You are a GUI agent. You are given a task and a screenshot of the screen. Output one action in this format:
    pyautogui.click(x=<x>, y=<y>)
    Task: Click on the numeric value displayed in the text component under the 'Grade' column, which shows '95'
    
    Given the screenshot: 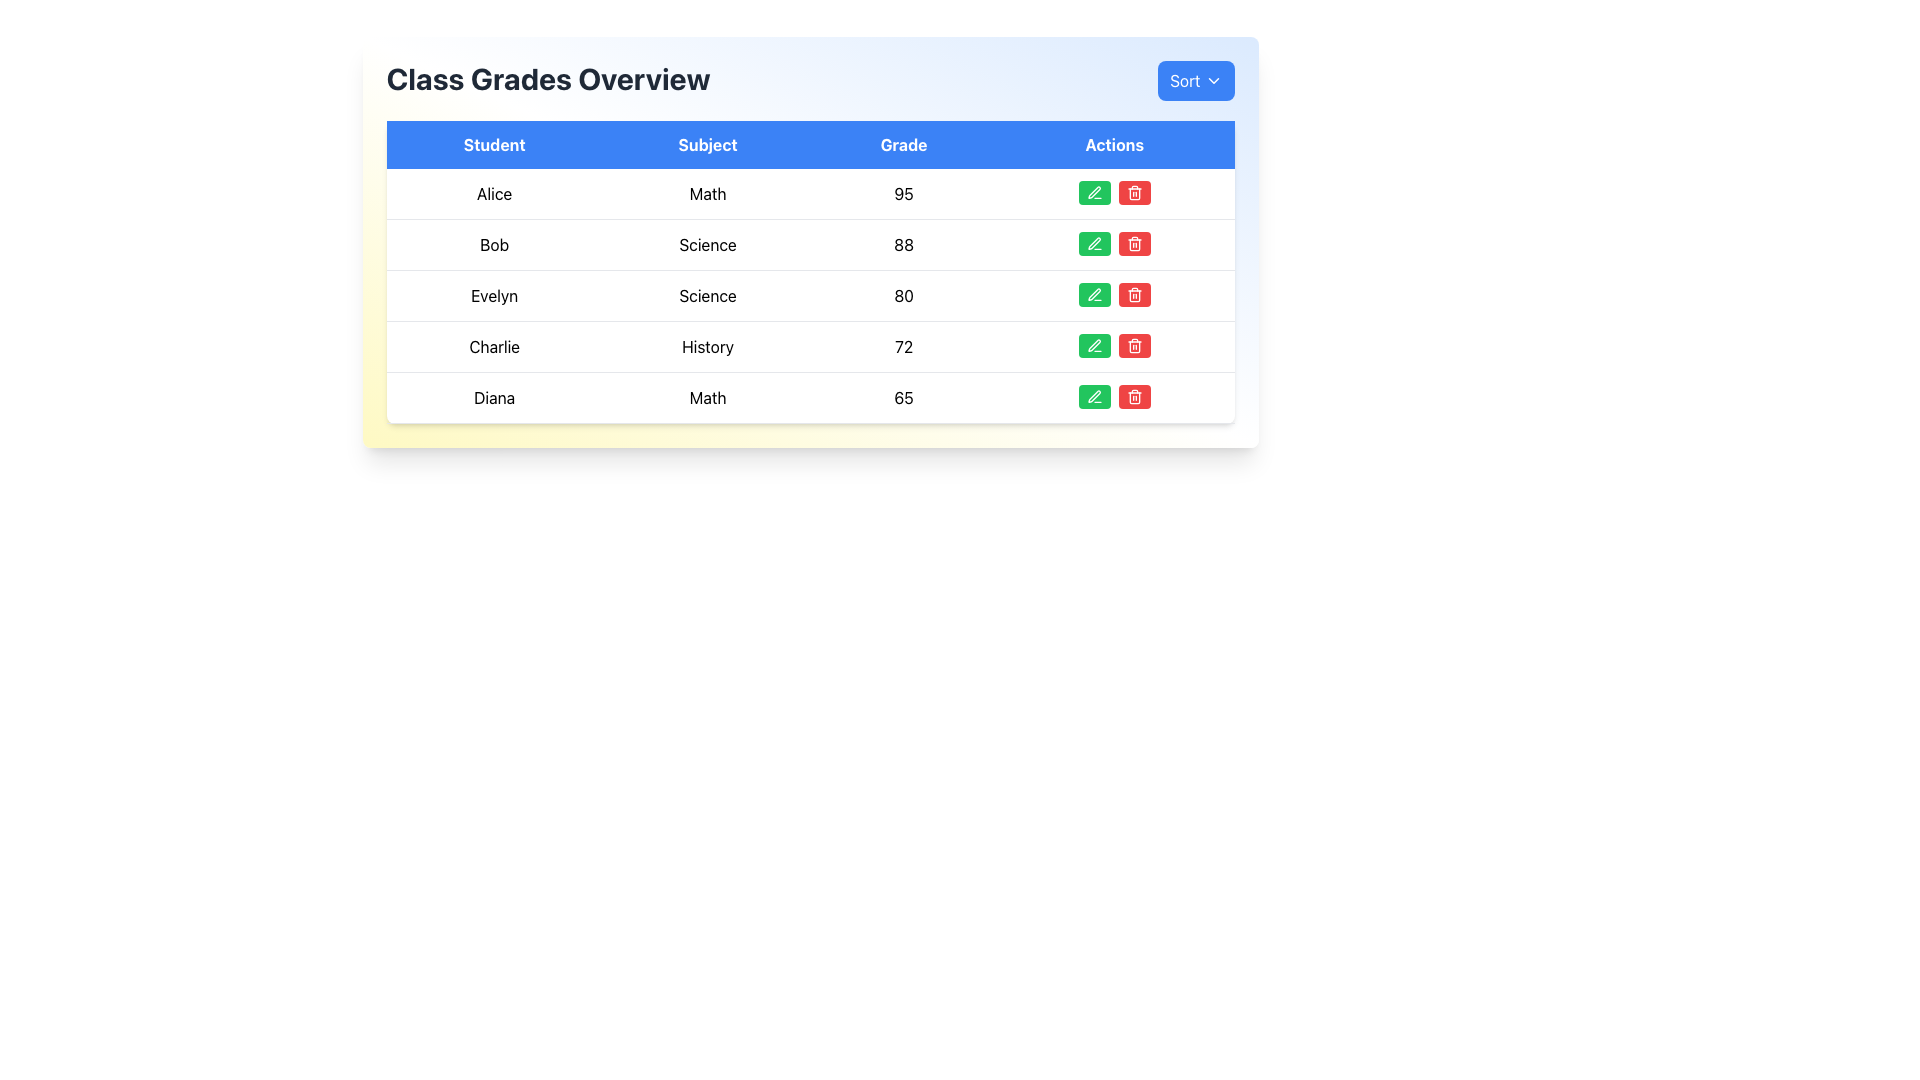 What is the action you would take?
    pyautogui.click(x=903, y=194)
    